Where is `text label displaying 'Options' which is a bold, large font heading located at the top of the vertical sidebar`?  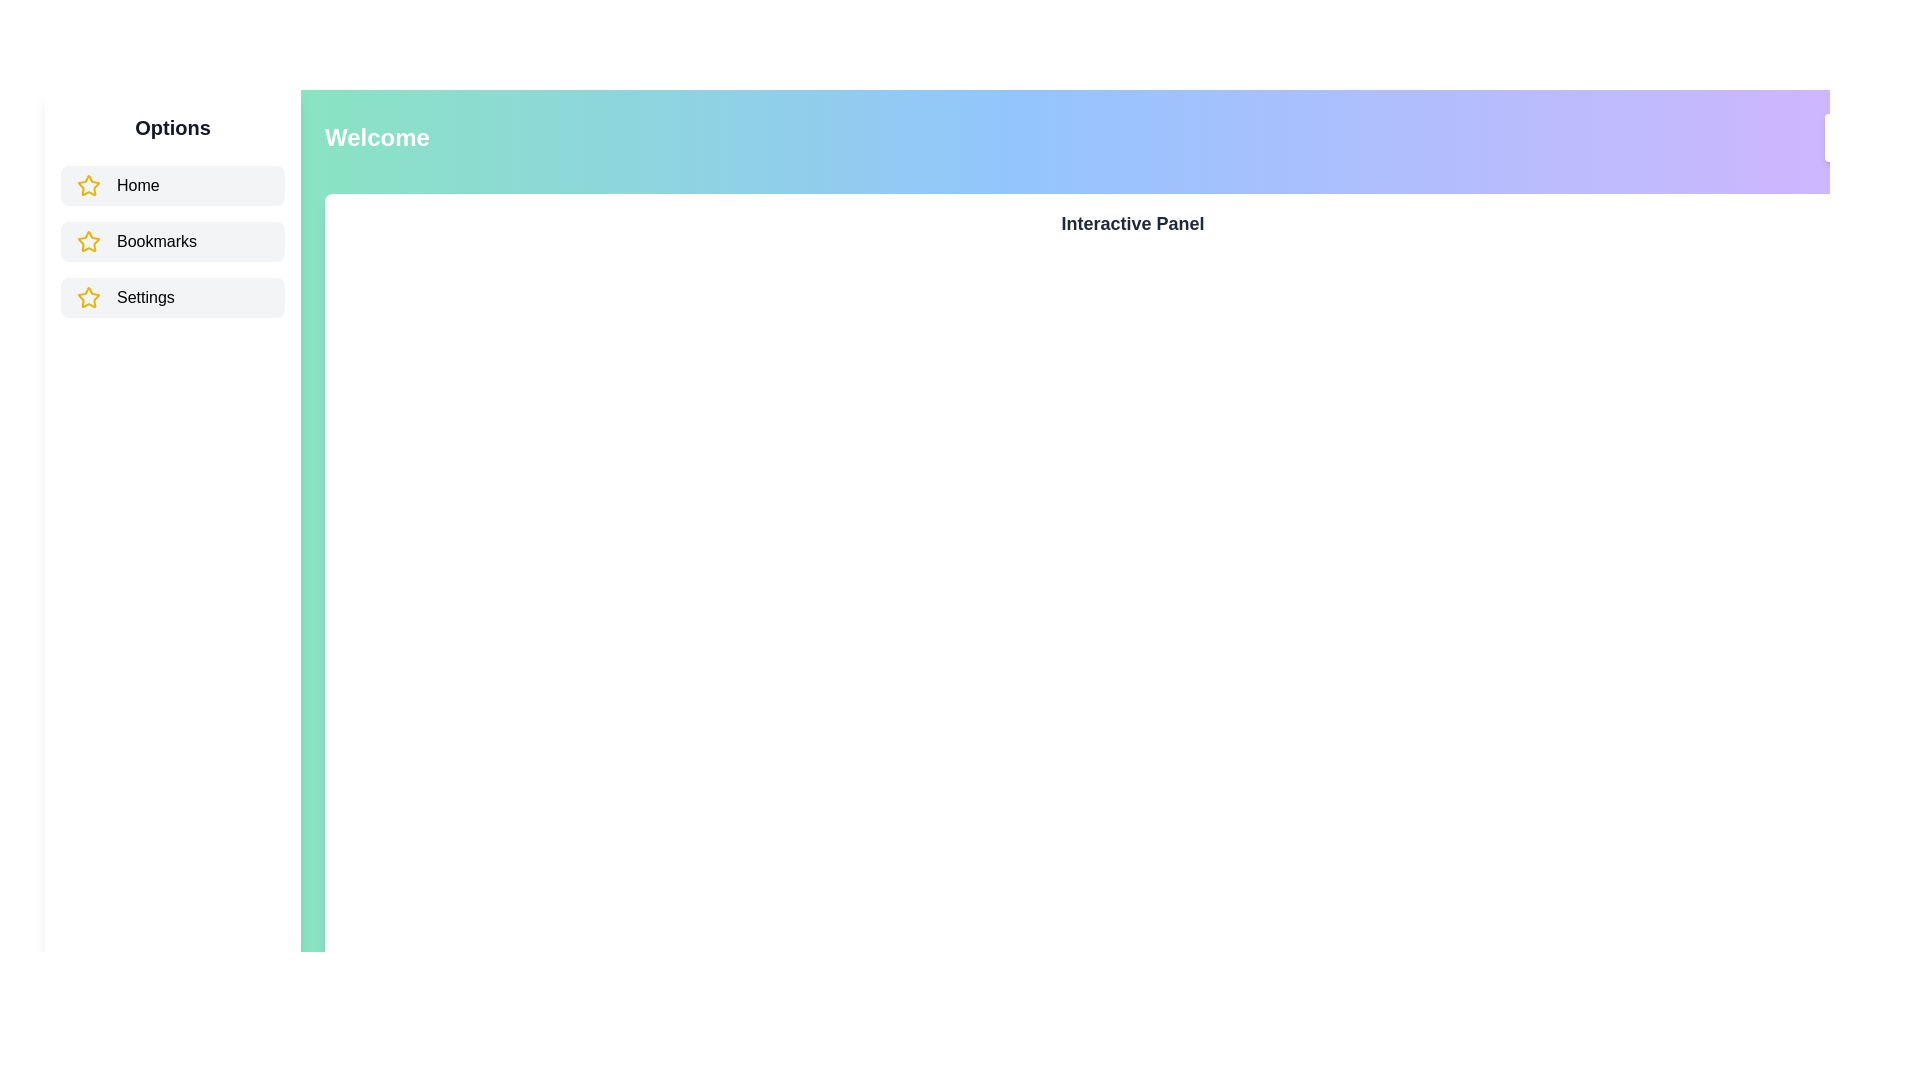 text label displaying 'Options' which is a bold, large font heading located at the top of the vertical sidebar is located at coordinates (172, 127).